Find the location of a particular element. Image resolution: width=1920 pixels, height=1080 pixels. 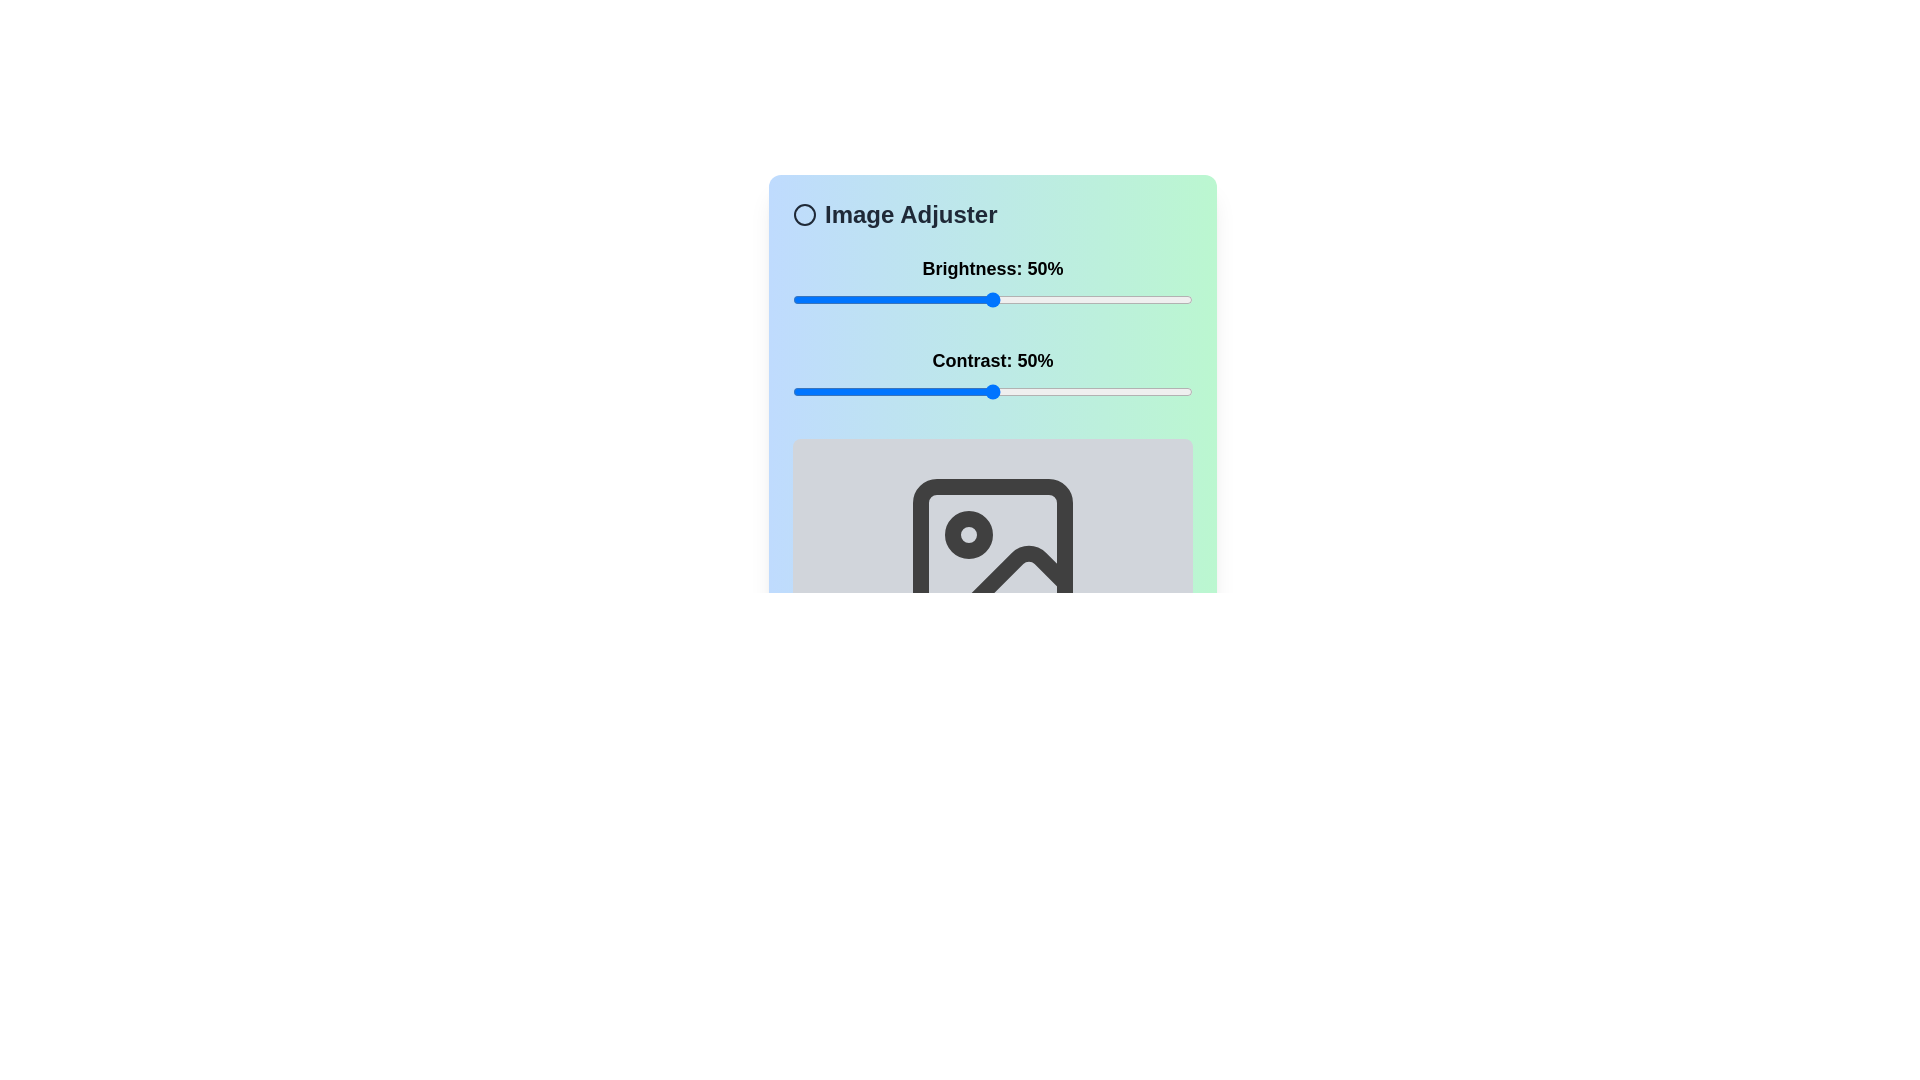

the contrast slider to 1% is located at coordinates (795, 392).